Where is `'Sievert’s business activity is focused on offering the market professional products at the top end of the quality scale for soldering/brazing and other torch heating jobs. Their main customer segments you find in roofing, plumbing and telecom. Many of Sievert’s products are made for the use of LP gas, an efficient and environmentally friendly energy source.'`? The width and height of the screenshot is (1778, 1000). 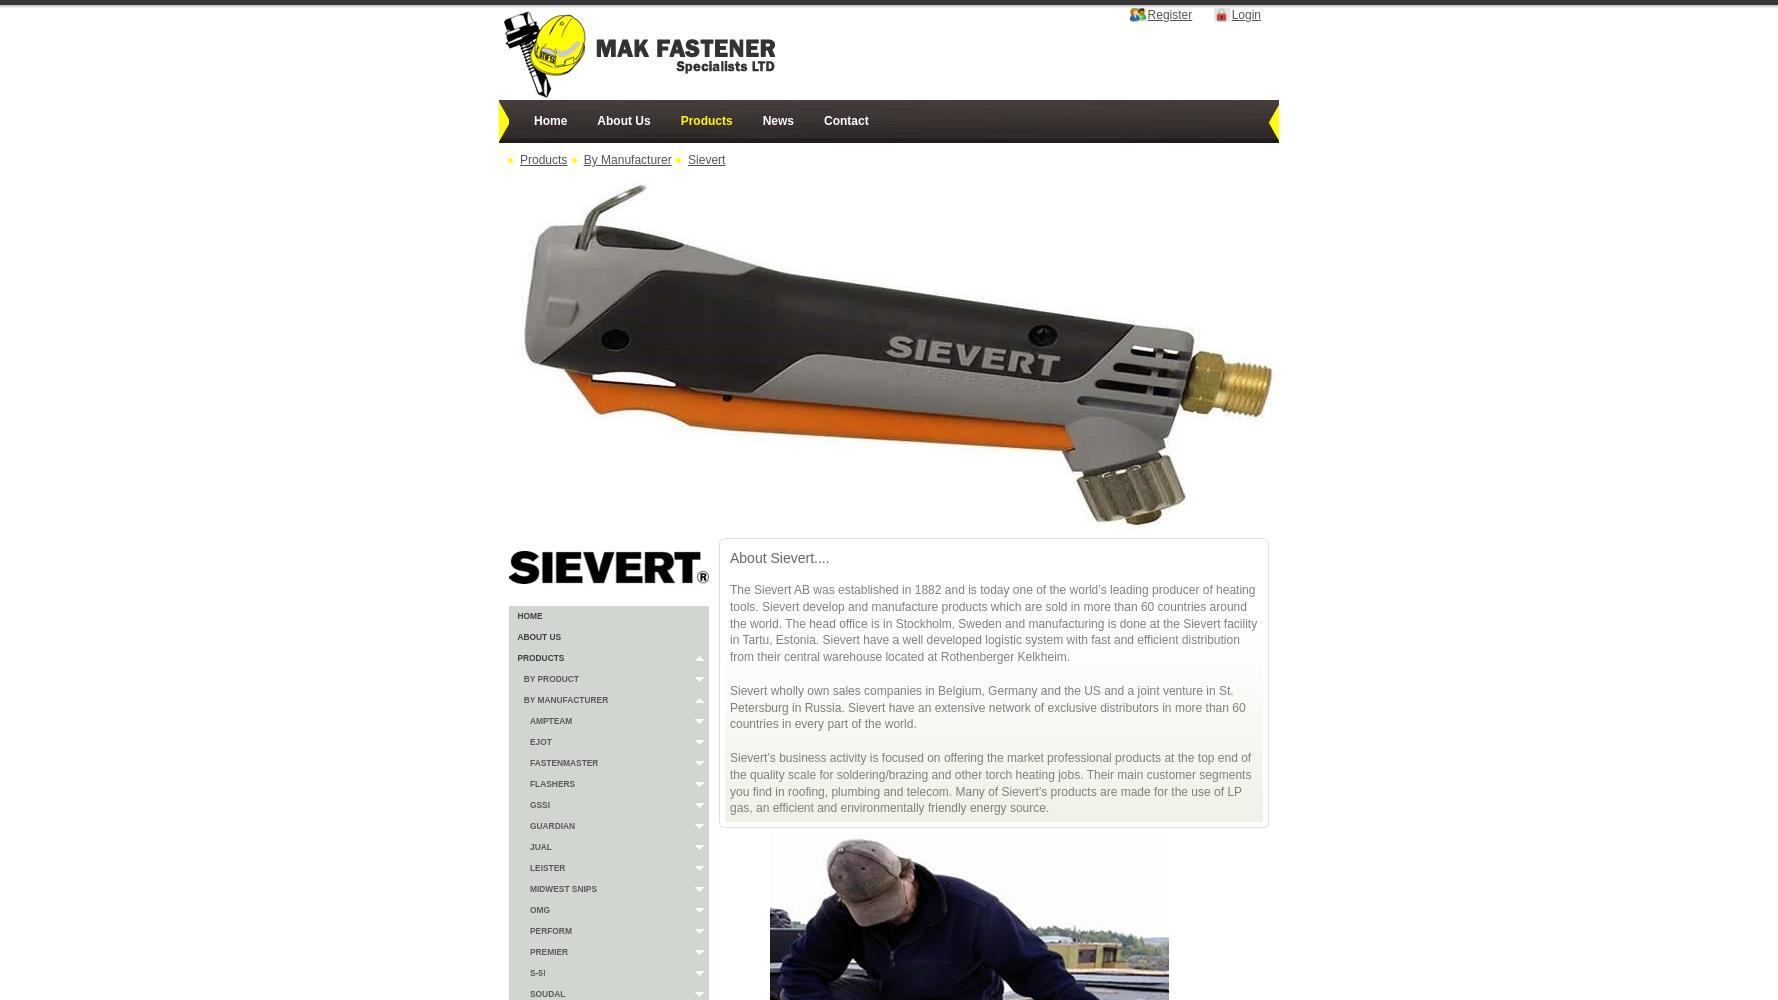 'Sievert’s business activity is focused on offering the market professional products at the top end of the quality scale for soldering/brazing and other torch heating jobs. Their main customer segments you find in roofing, plumbing and telecom. Many of Sievert’s products are made for the use of LP gas, an efficient and environmentally friendly energy source.' is located at coordinates (729, 782).